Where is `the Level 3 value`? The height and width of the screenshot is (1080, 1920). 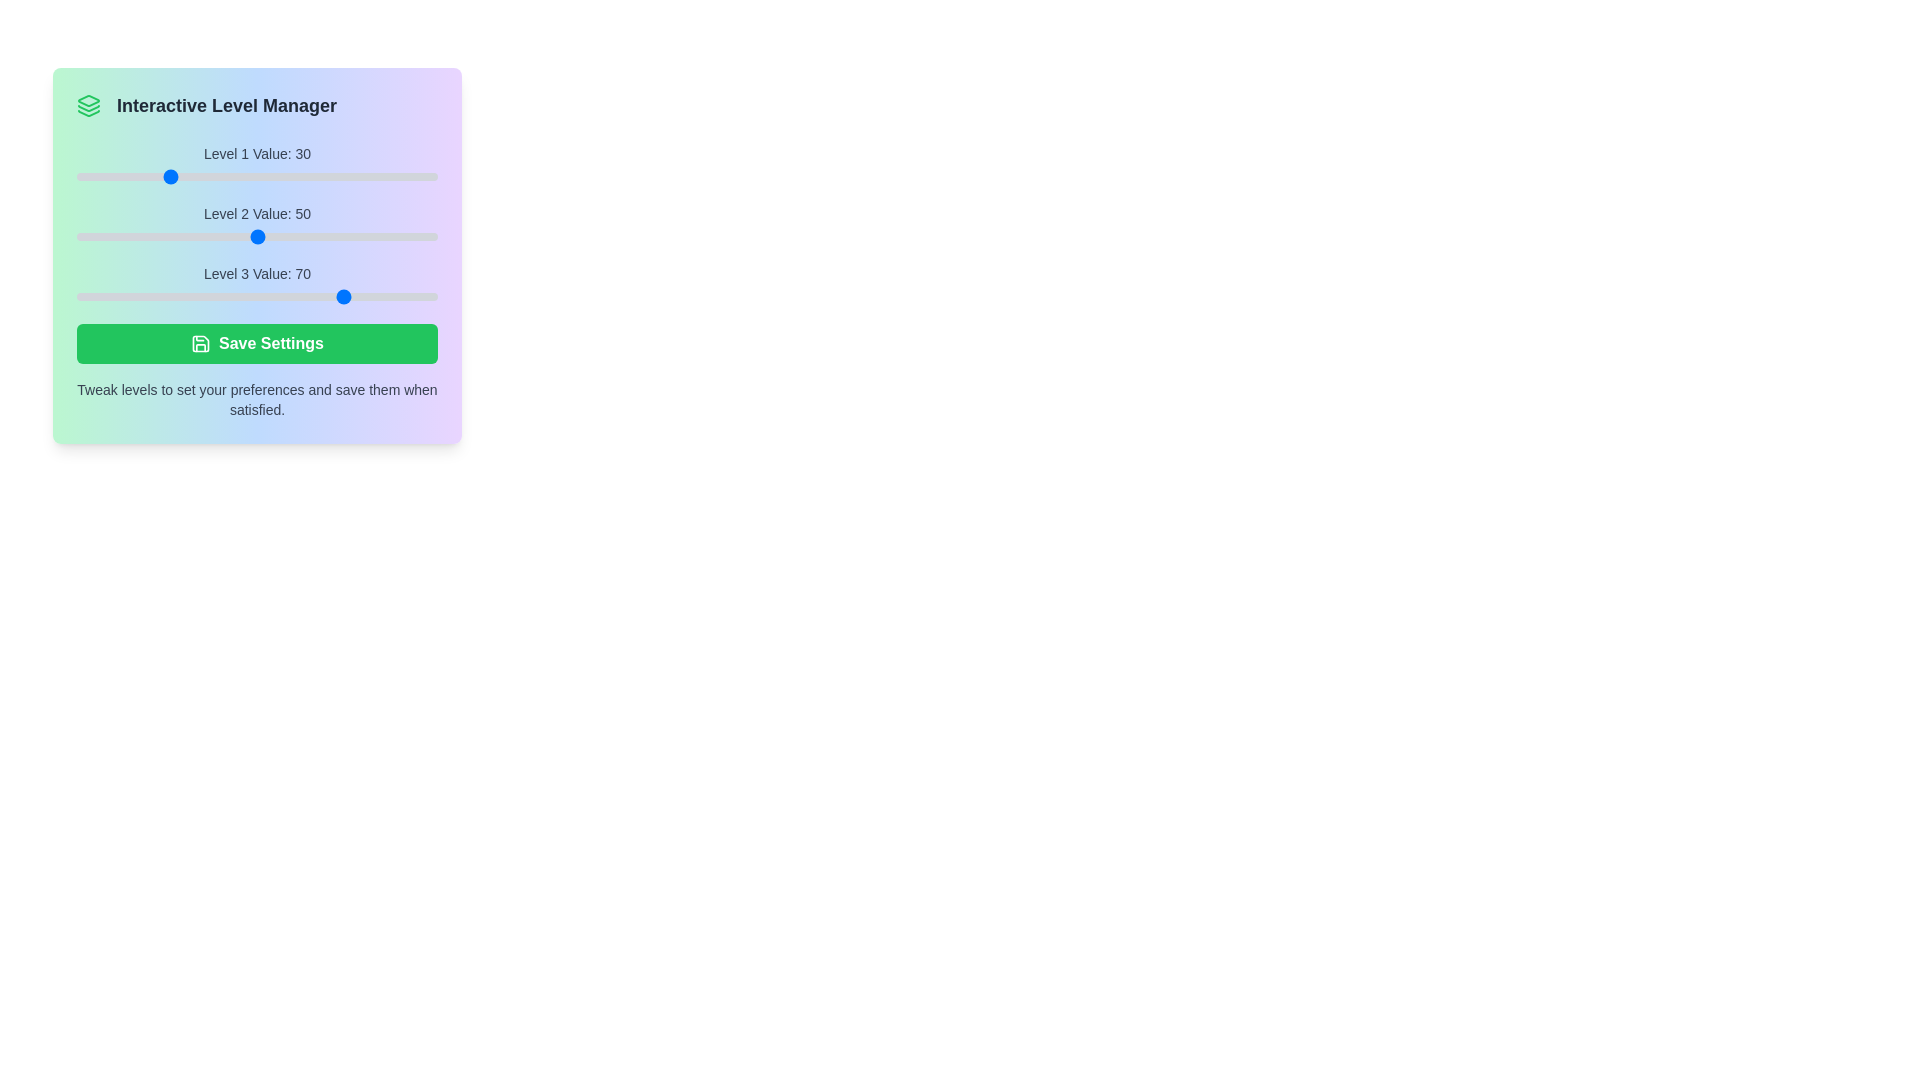
the Level 3 value is located at coordinates (167, 297).